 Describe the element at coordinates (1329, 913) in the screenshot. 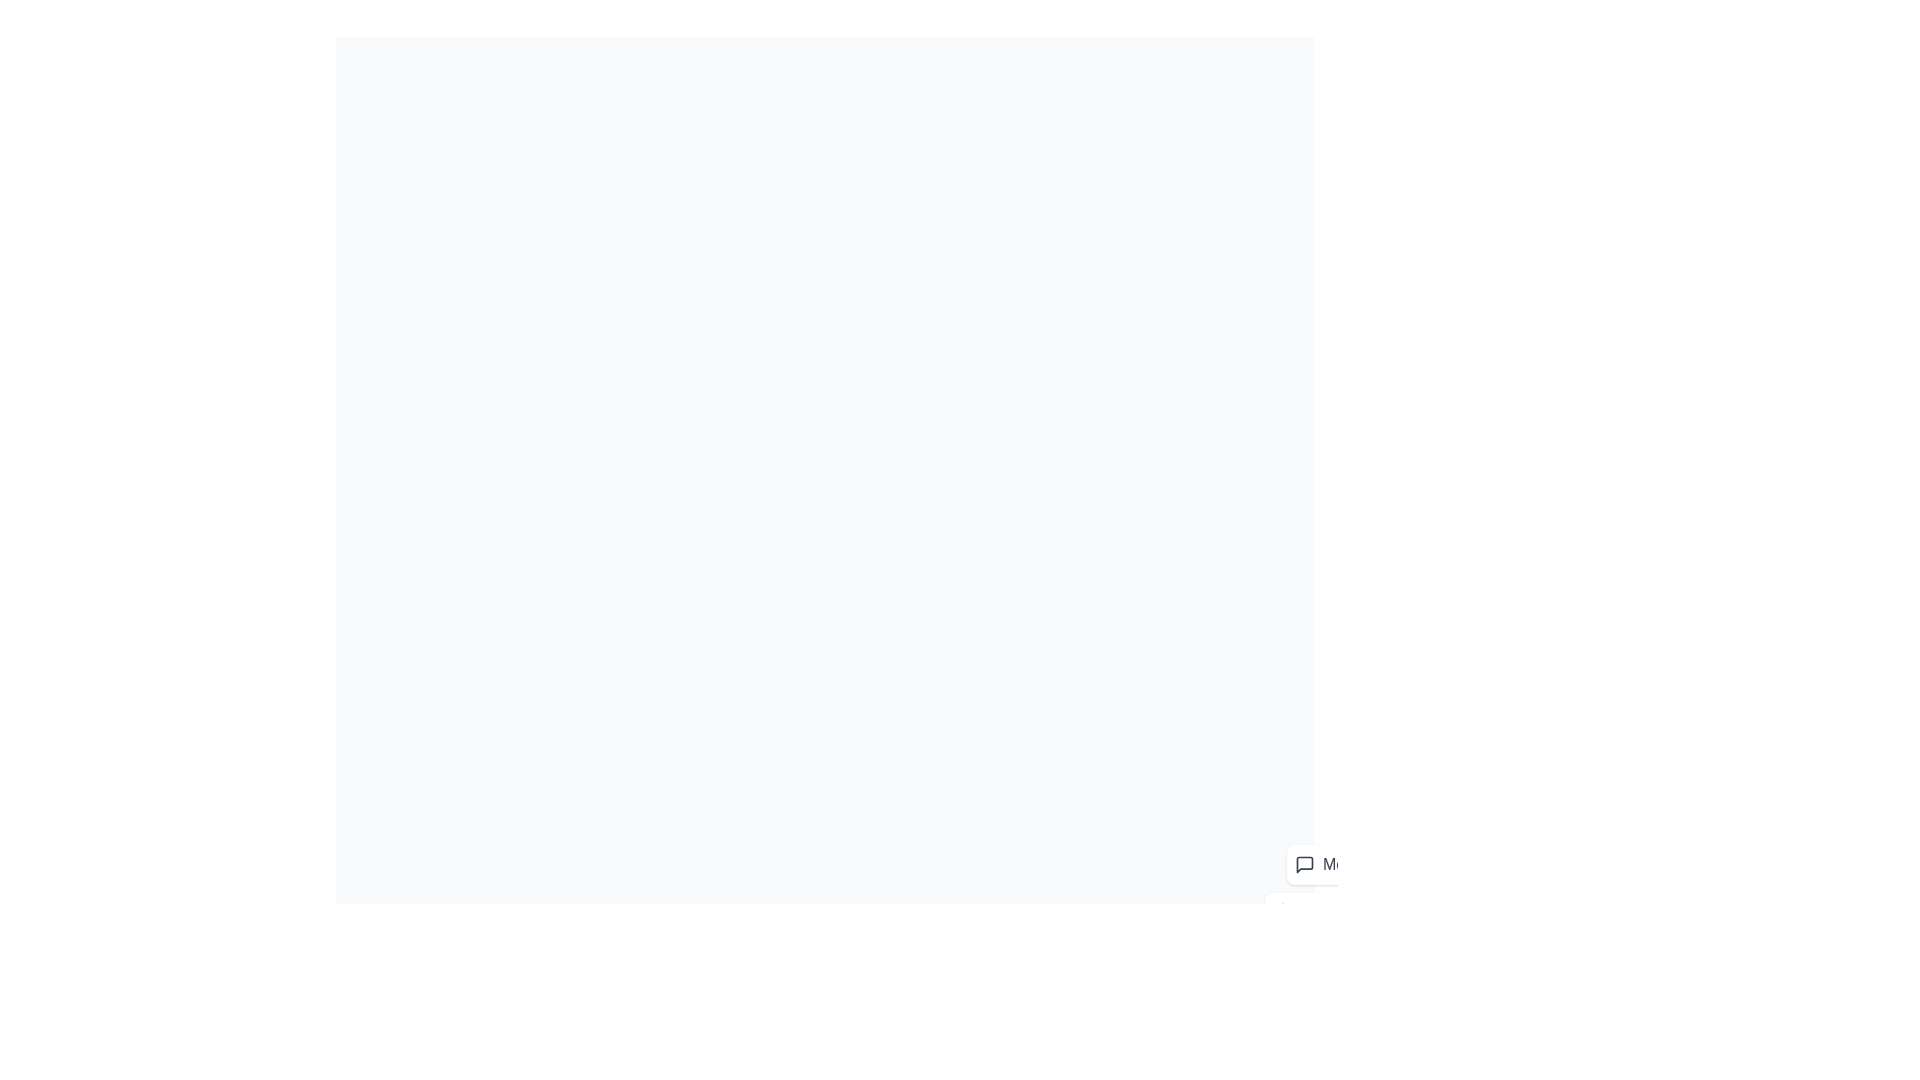

I see `the 'Notifications' button in the speed dial menu` at that location.